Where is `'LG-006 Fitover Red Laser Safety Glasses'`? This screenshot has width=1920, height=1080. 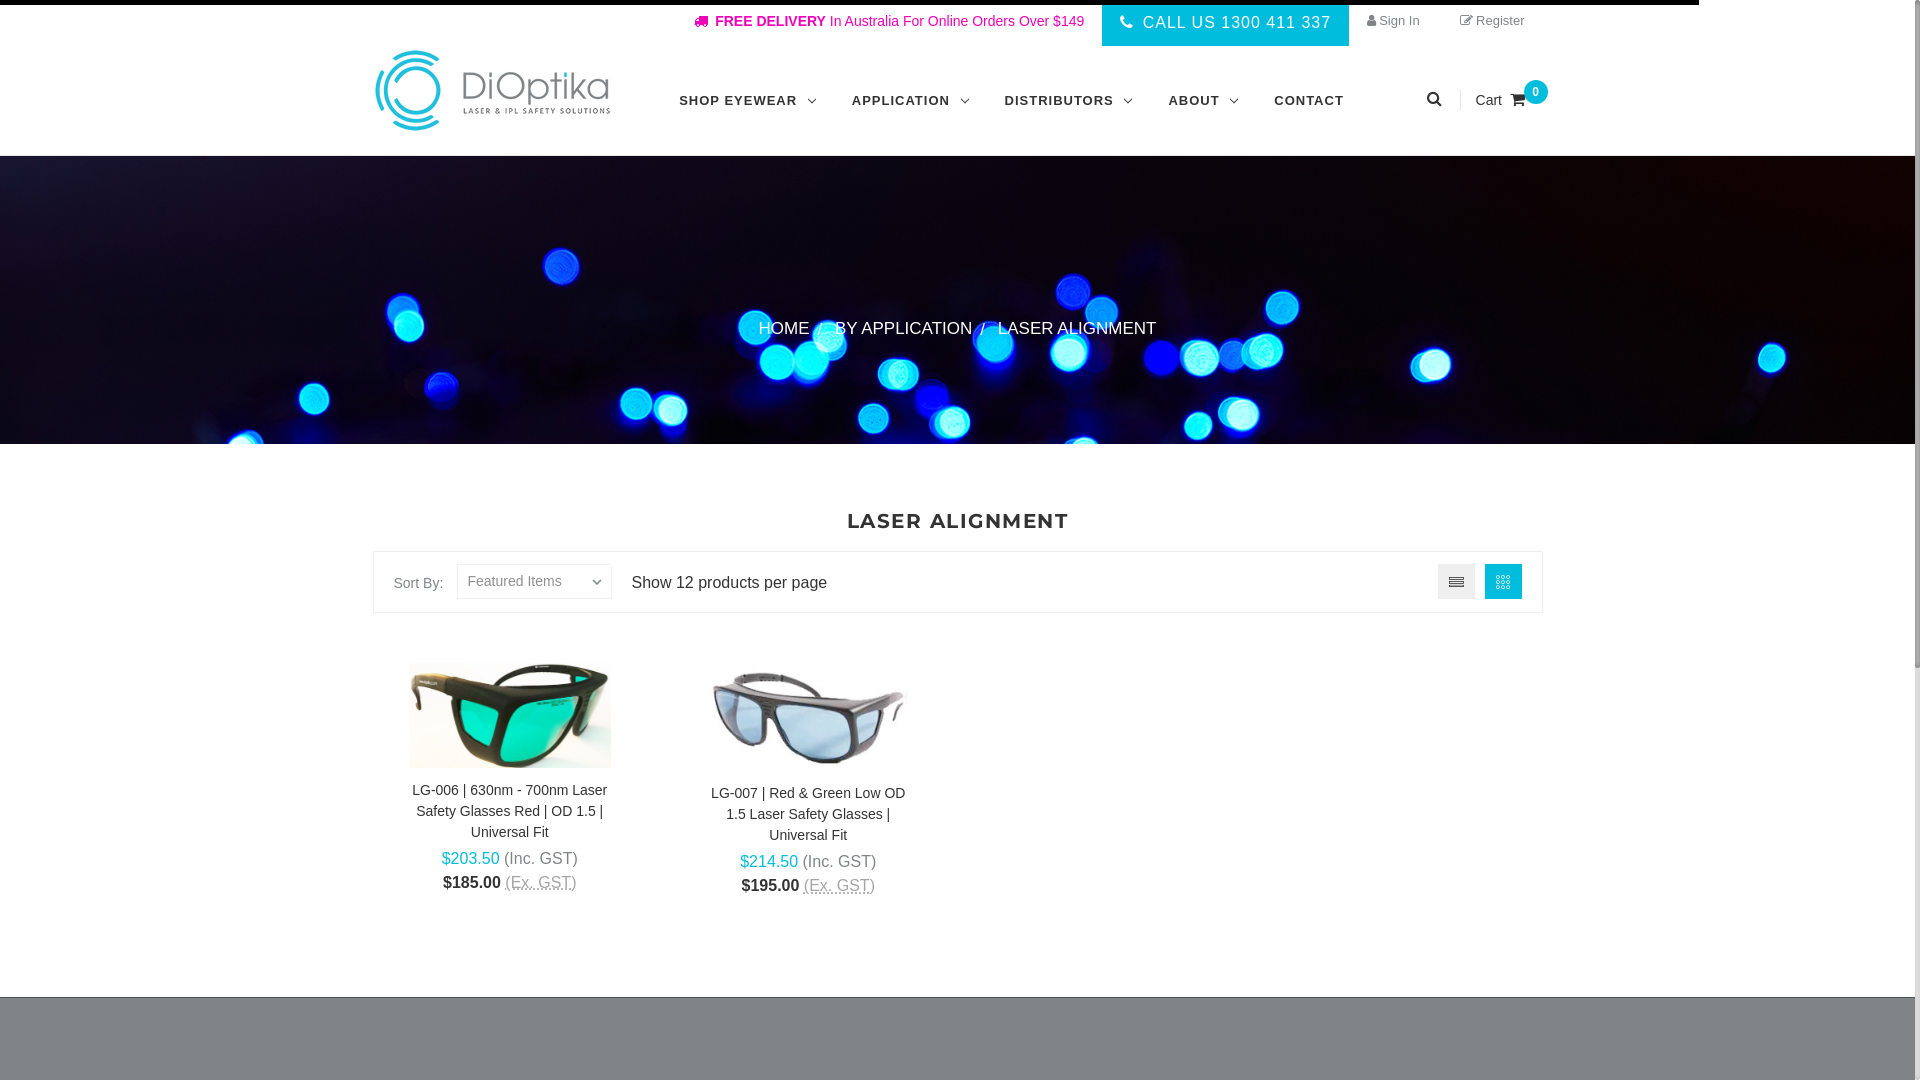 'LG-006 Fitover Red Laser Safety Glasses' is located at coordinates (407, 714).